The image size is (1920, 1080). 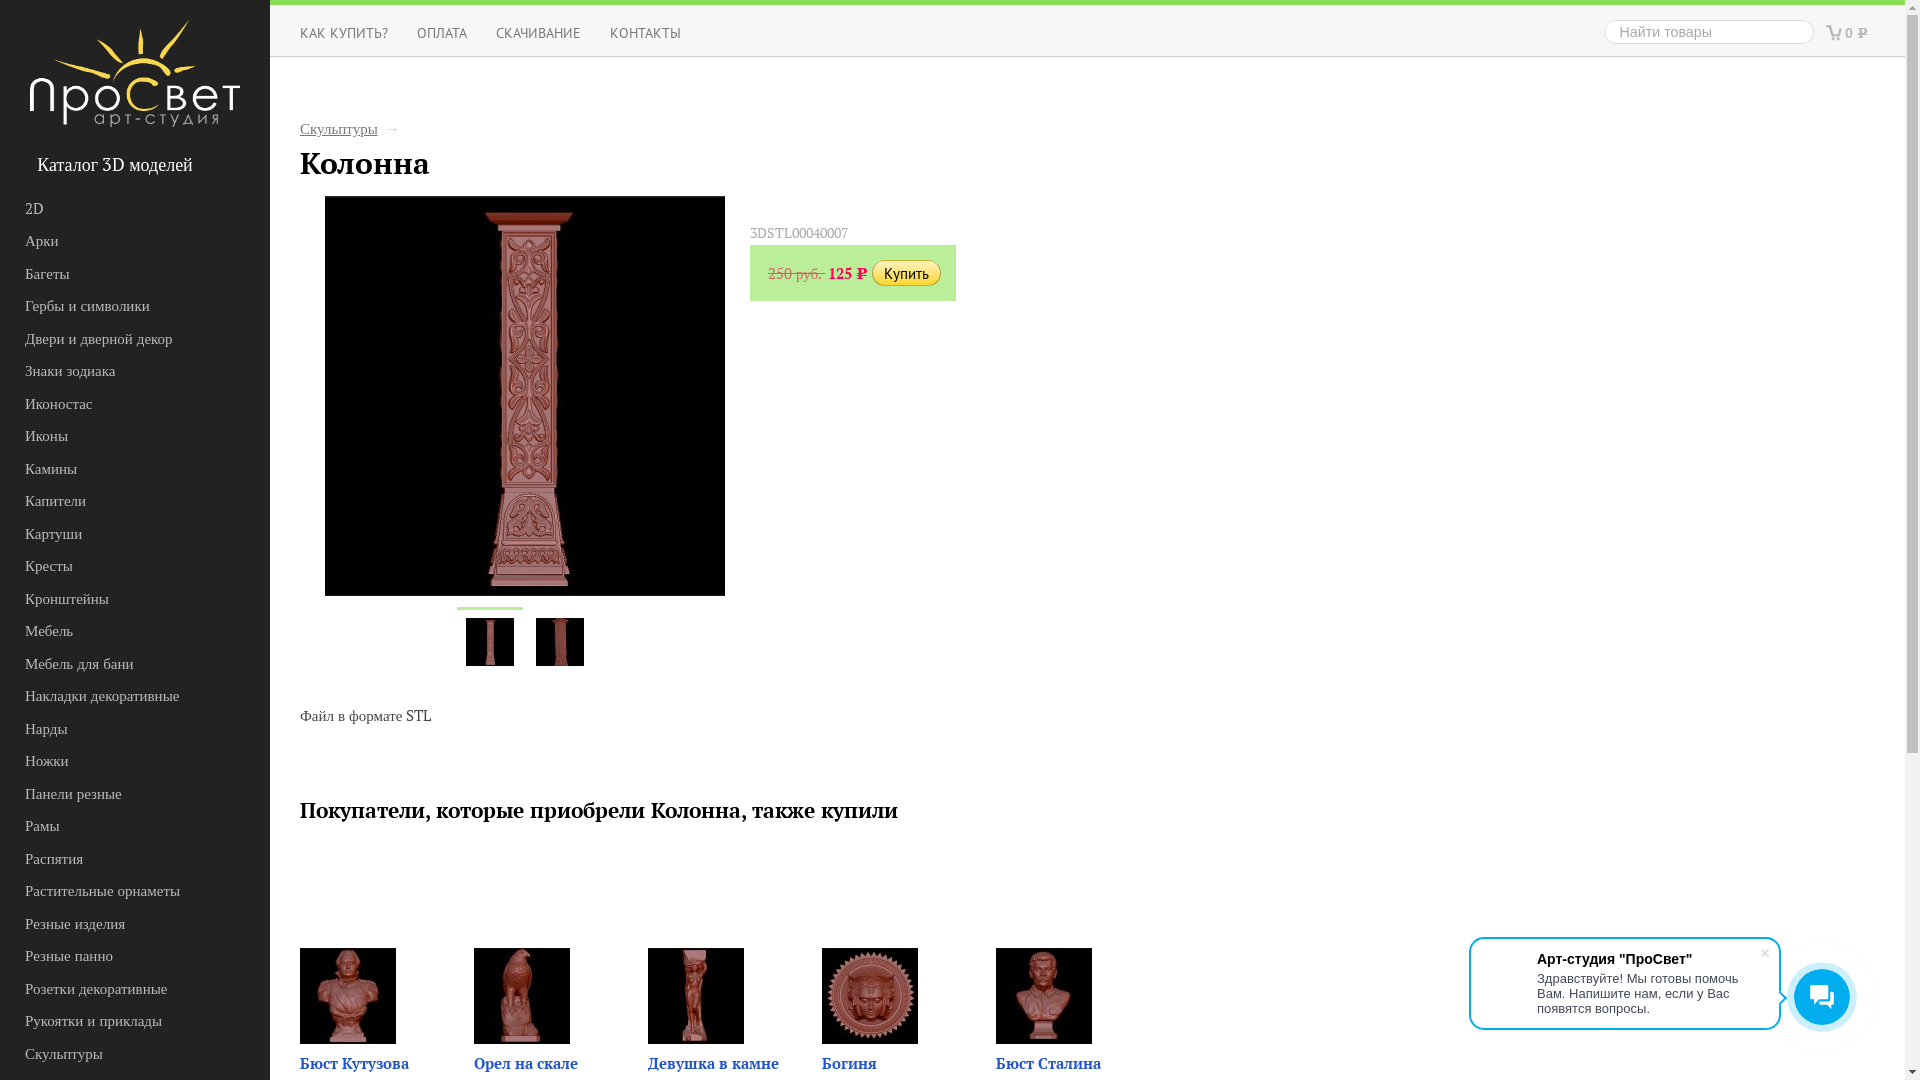 I want to click on '2D', so click(x=113, y=208).